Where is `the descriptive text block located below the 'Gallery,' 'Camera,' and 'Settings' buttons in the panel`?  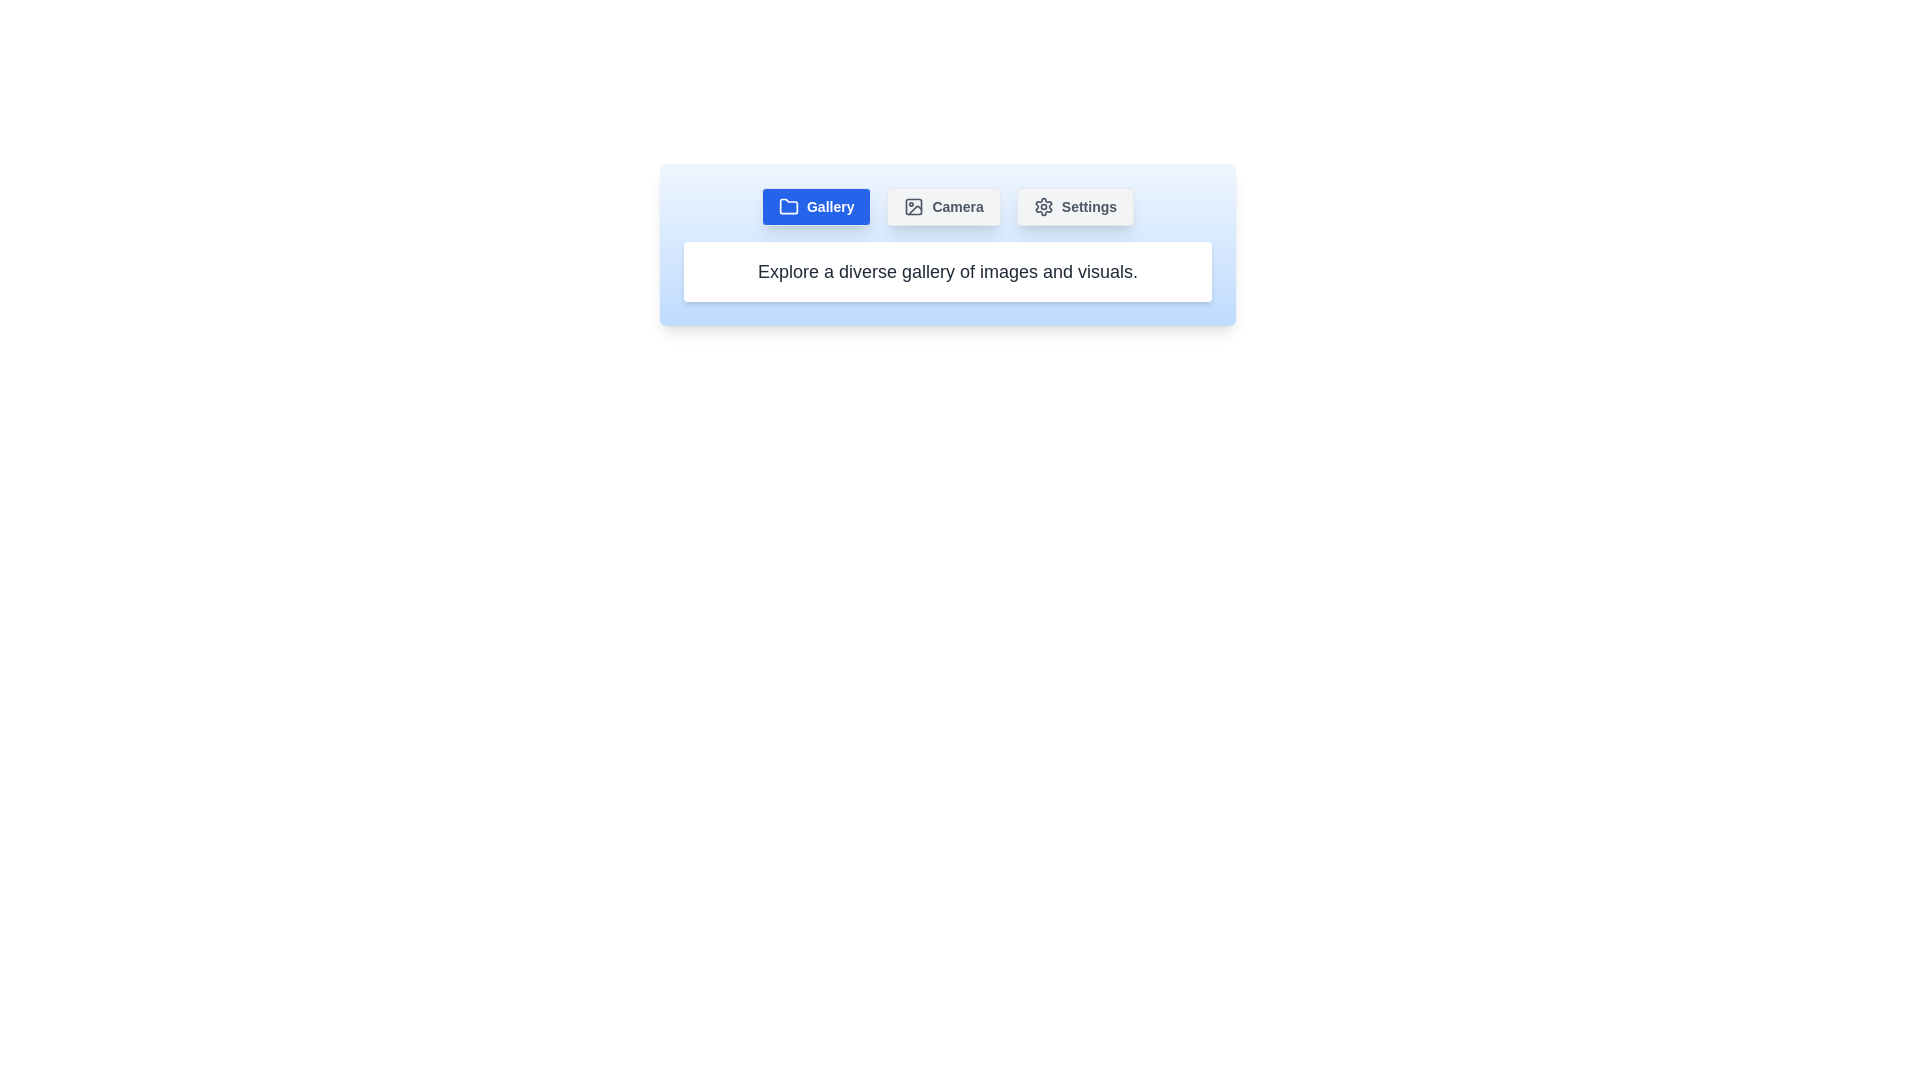
the descriptive text block located below the 'Gallery,' 'Camera,' and 'Settings' buttons in the panel is located at coordinates (947, 272).